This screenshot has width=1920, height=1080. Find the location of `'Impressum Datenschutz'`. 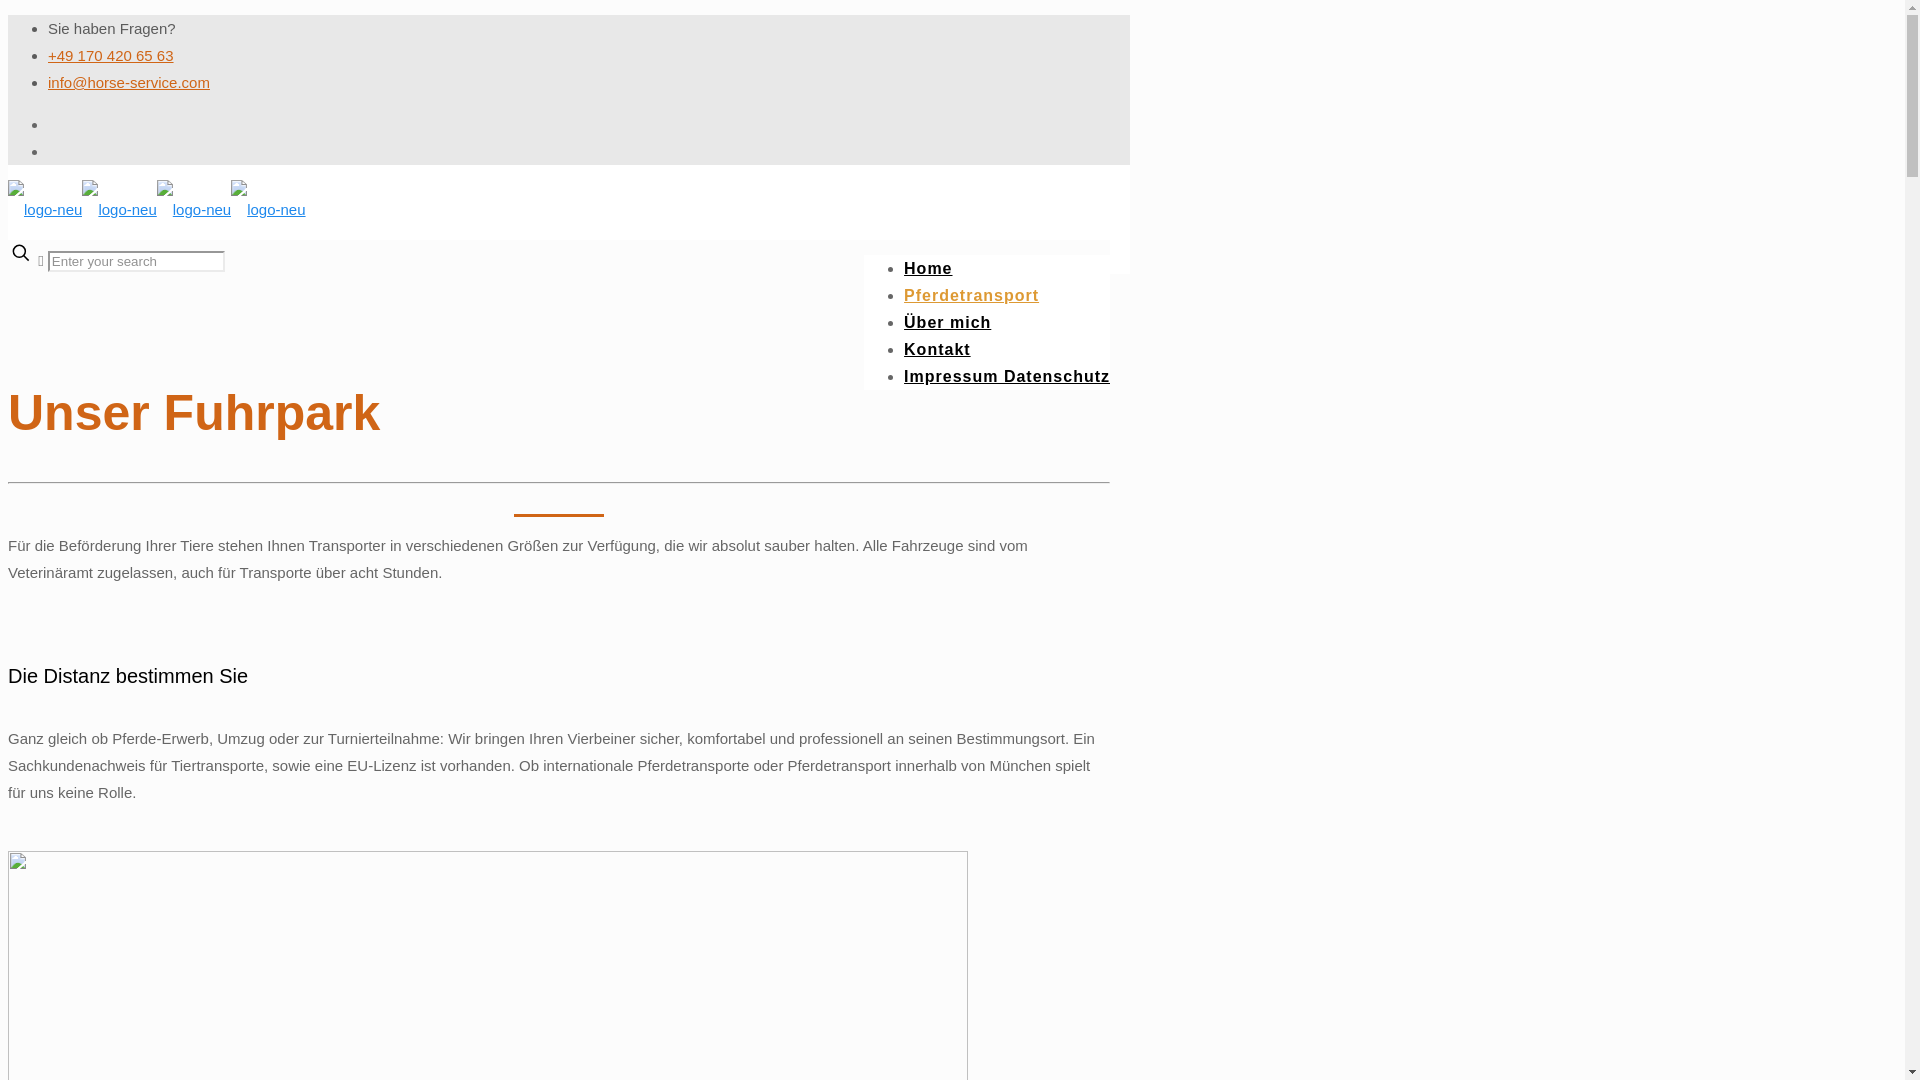

'Impressum Datenschutz' is located at coordinates (1007, 376).